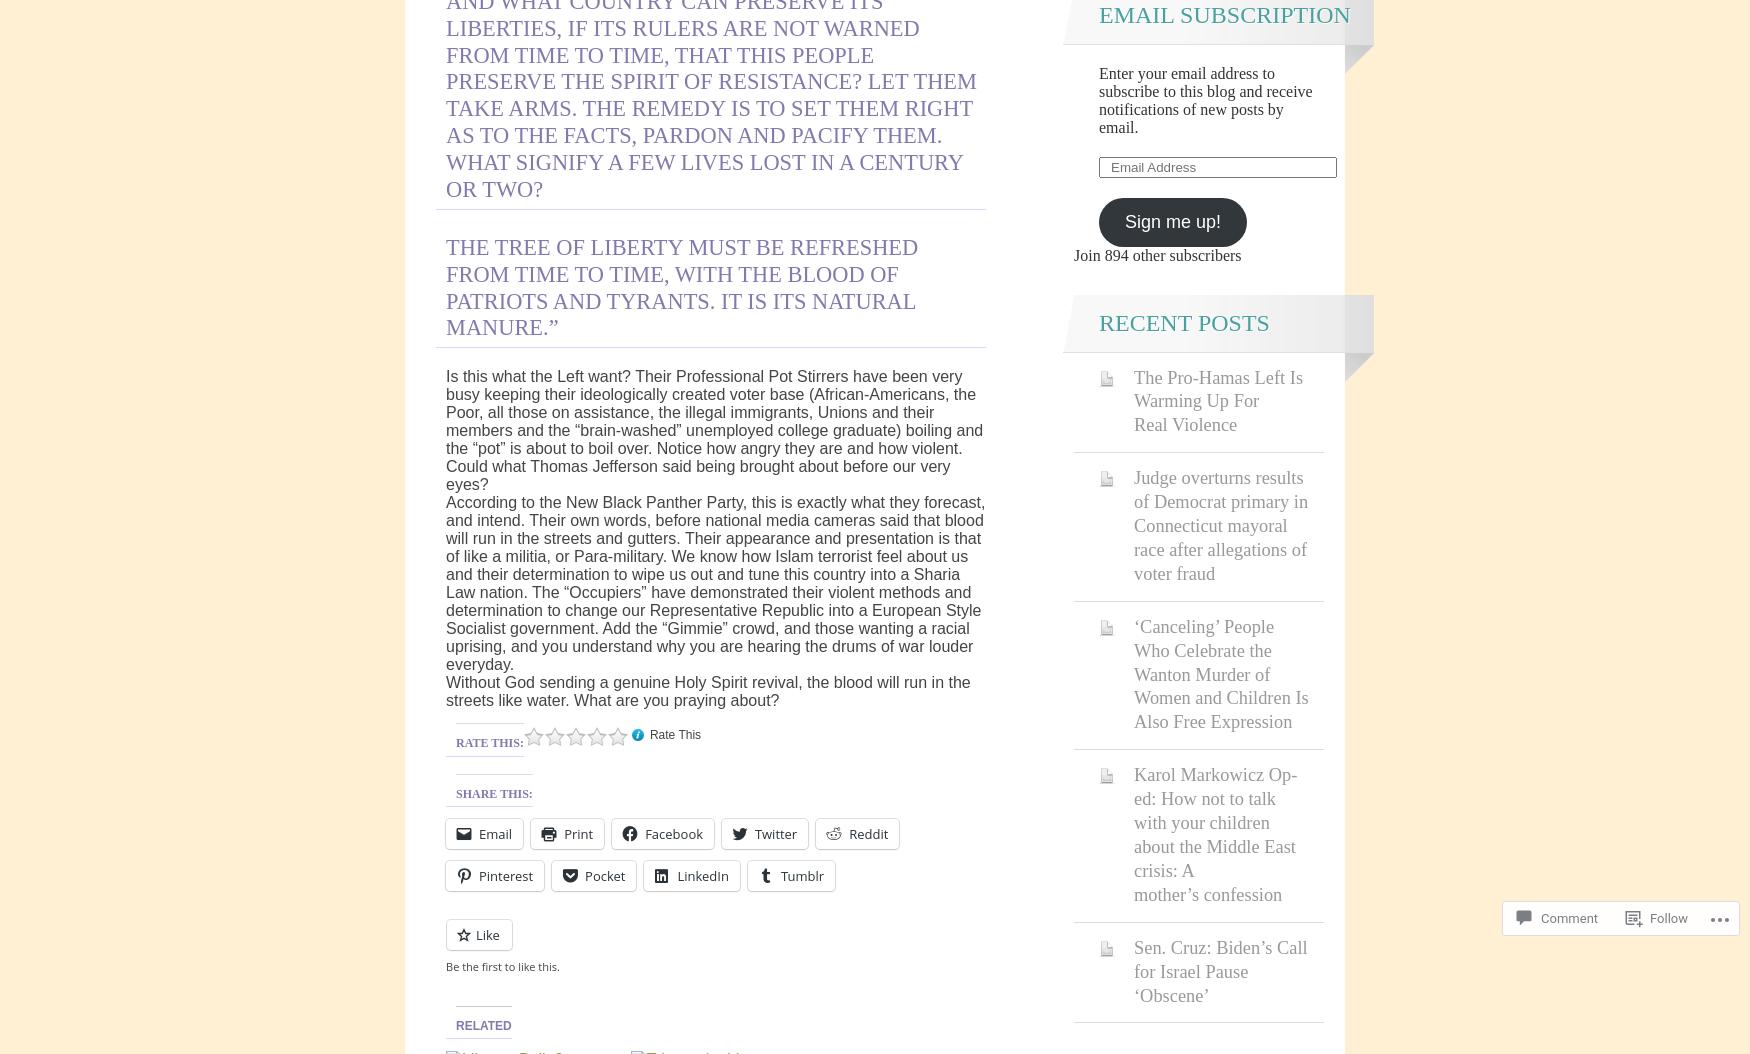 This screenshot has height=1054, width=1750. Describe the element at coordinates (868, 833) in the screenshot. I see `'Reddit'` at that location.